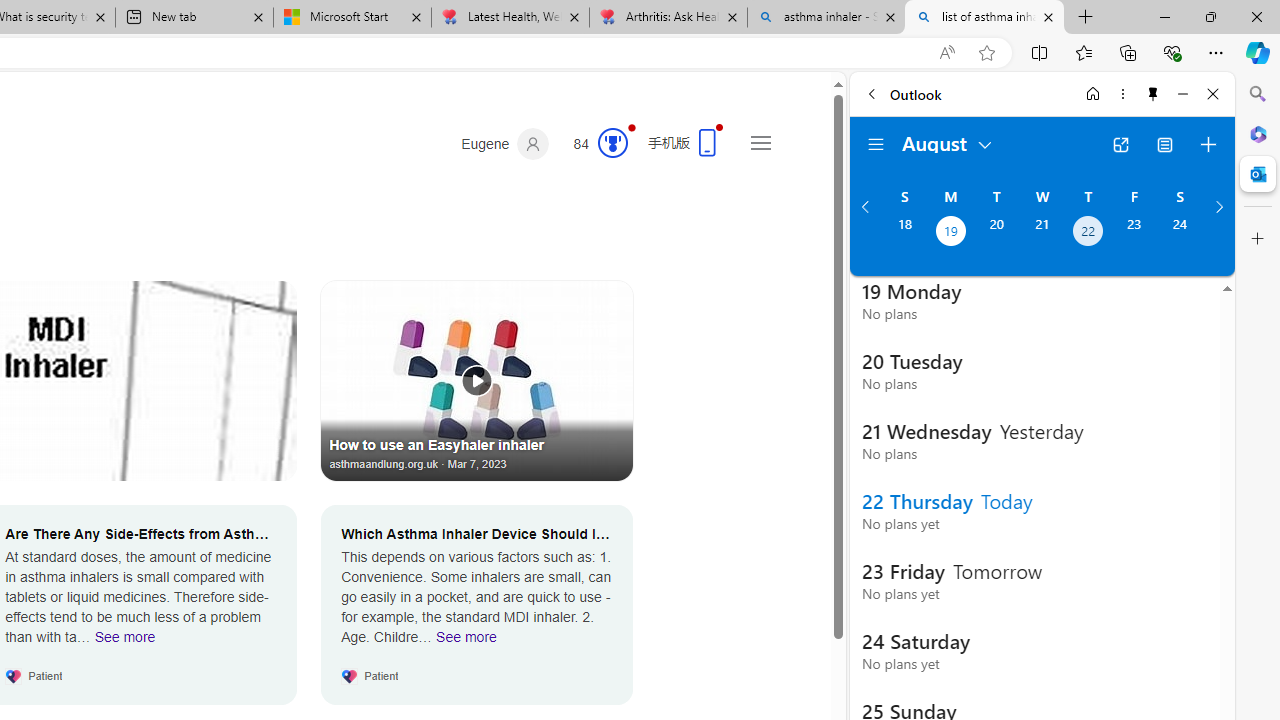 The height and width of the screenshot is (720, 1280). I want to click on 'asthma inhaler - Search', so click(826, 17).